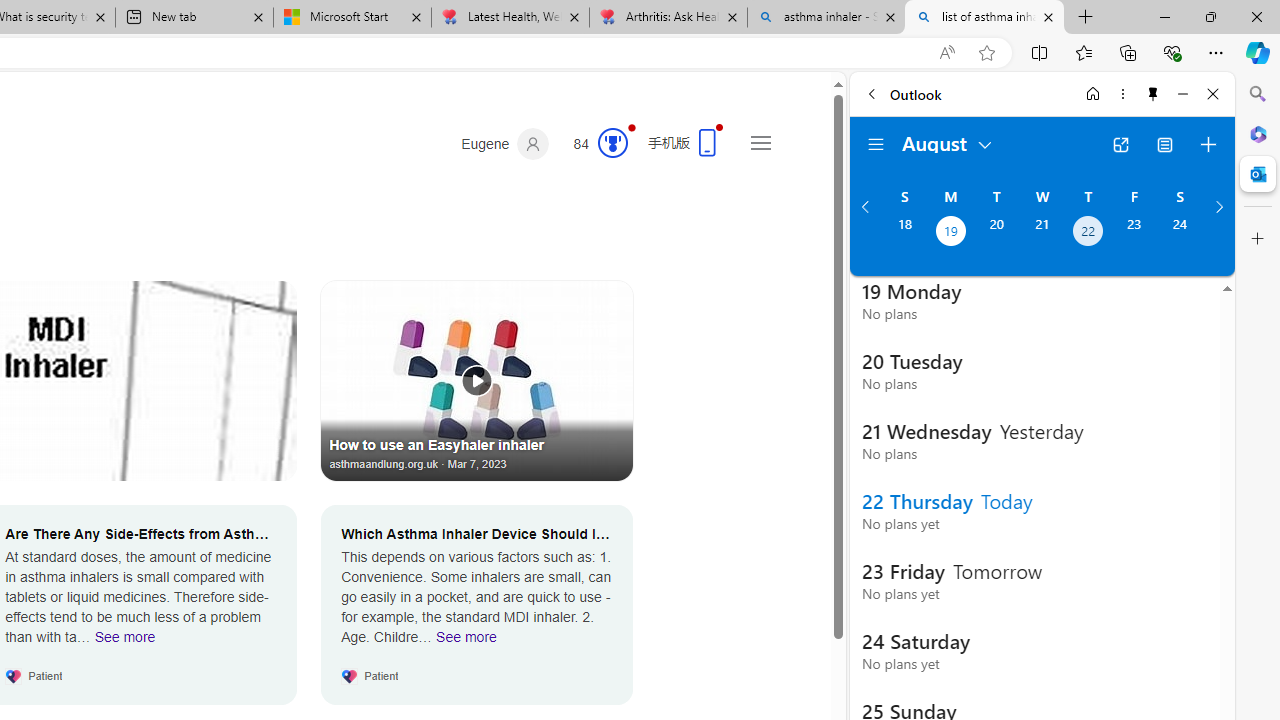 The height and width of the screenshot is (720, 1280). I want to click on 'asthma inhaler - Search', so click(826, 17).